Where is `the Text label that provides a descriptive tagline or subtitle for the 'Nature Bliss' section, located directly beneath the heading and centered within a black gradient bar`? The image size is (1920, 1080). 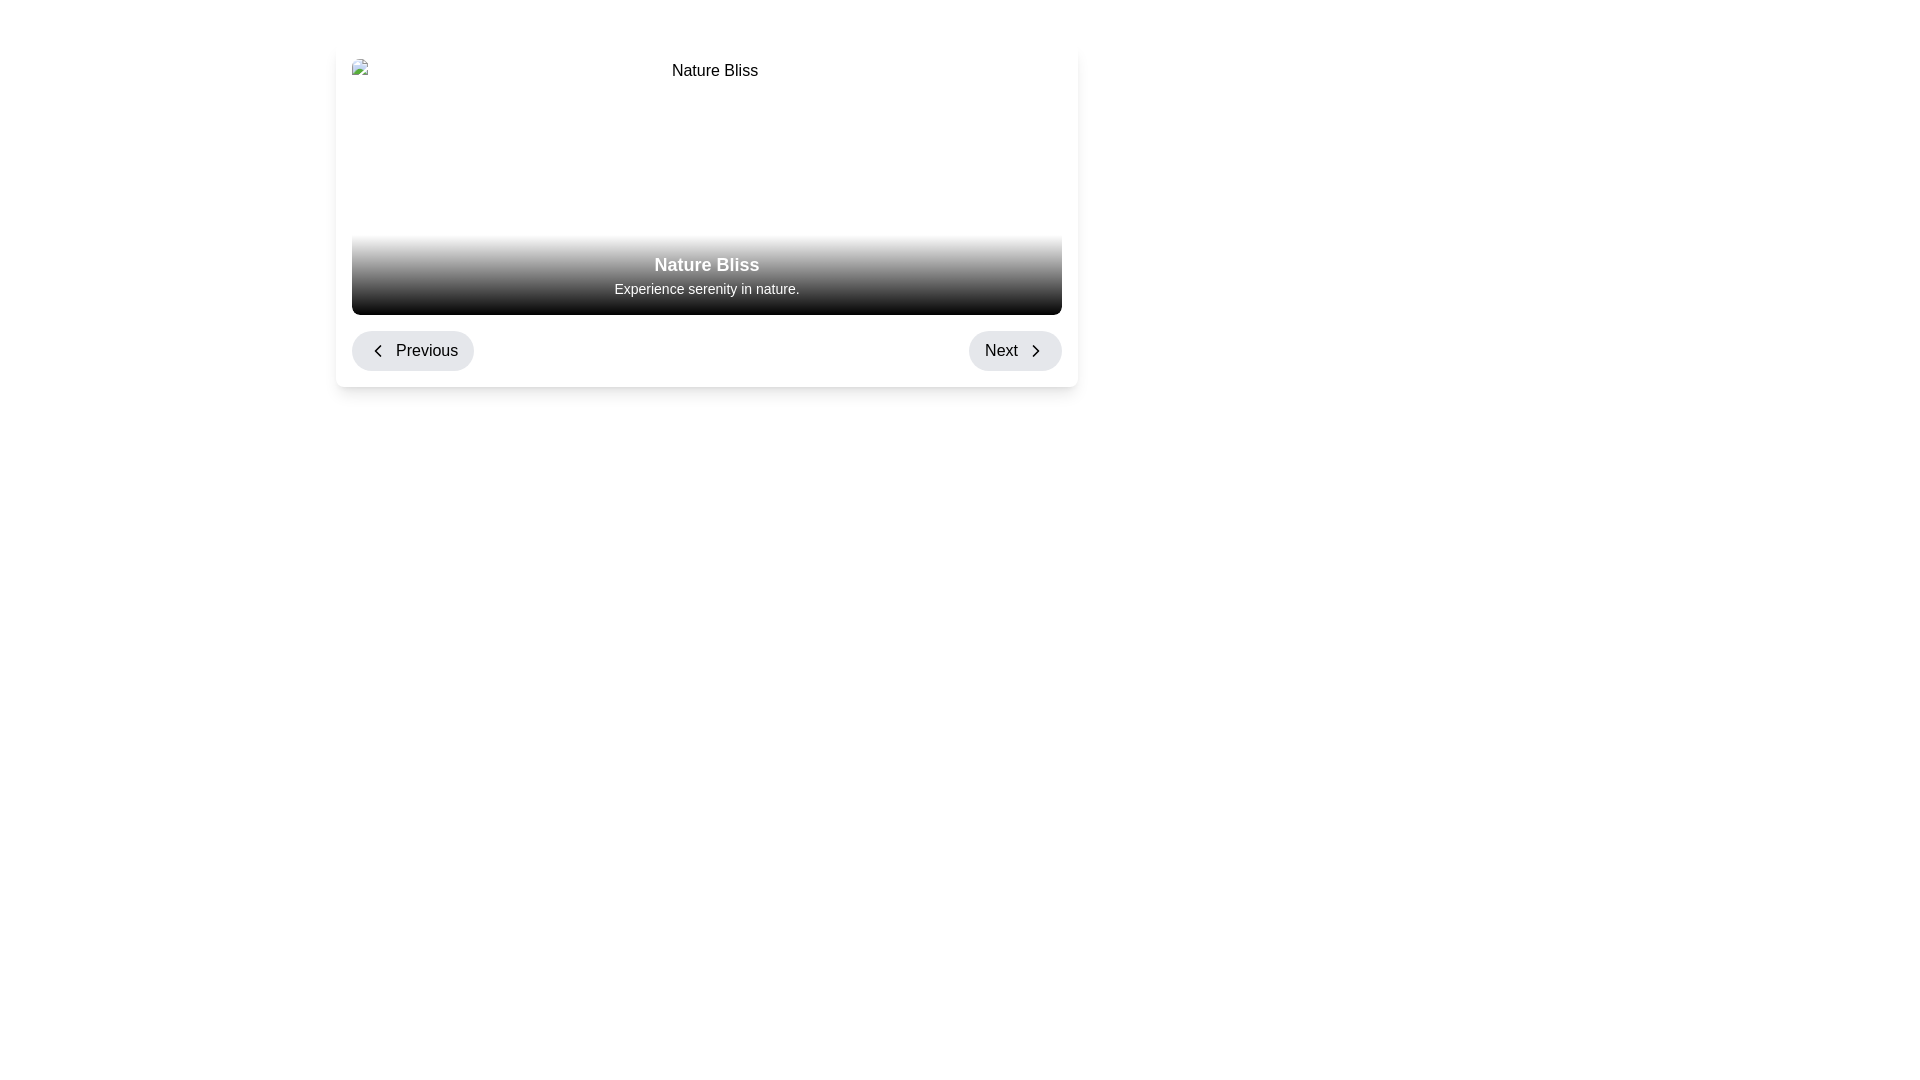 the Text label that provides a descriptive tagline or subtitle for the 'Nature Bliss' section, located directly beneath the heading and centered within a black gradient bar is located at coordinates (706, 289).